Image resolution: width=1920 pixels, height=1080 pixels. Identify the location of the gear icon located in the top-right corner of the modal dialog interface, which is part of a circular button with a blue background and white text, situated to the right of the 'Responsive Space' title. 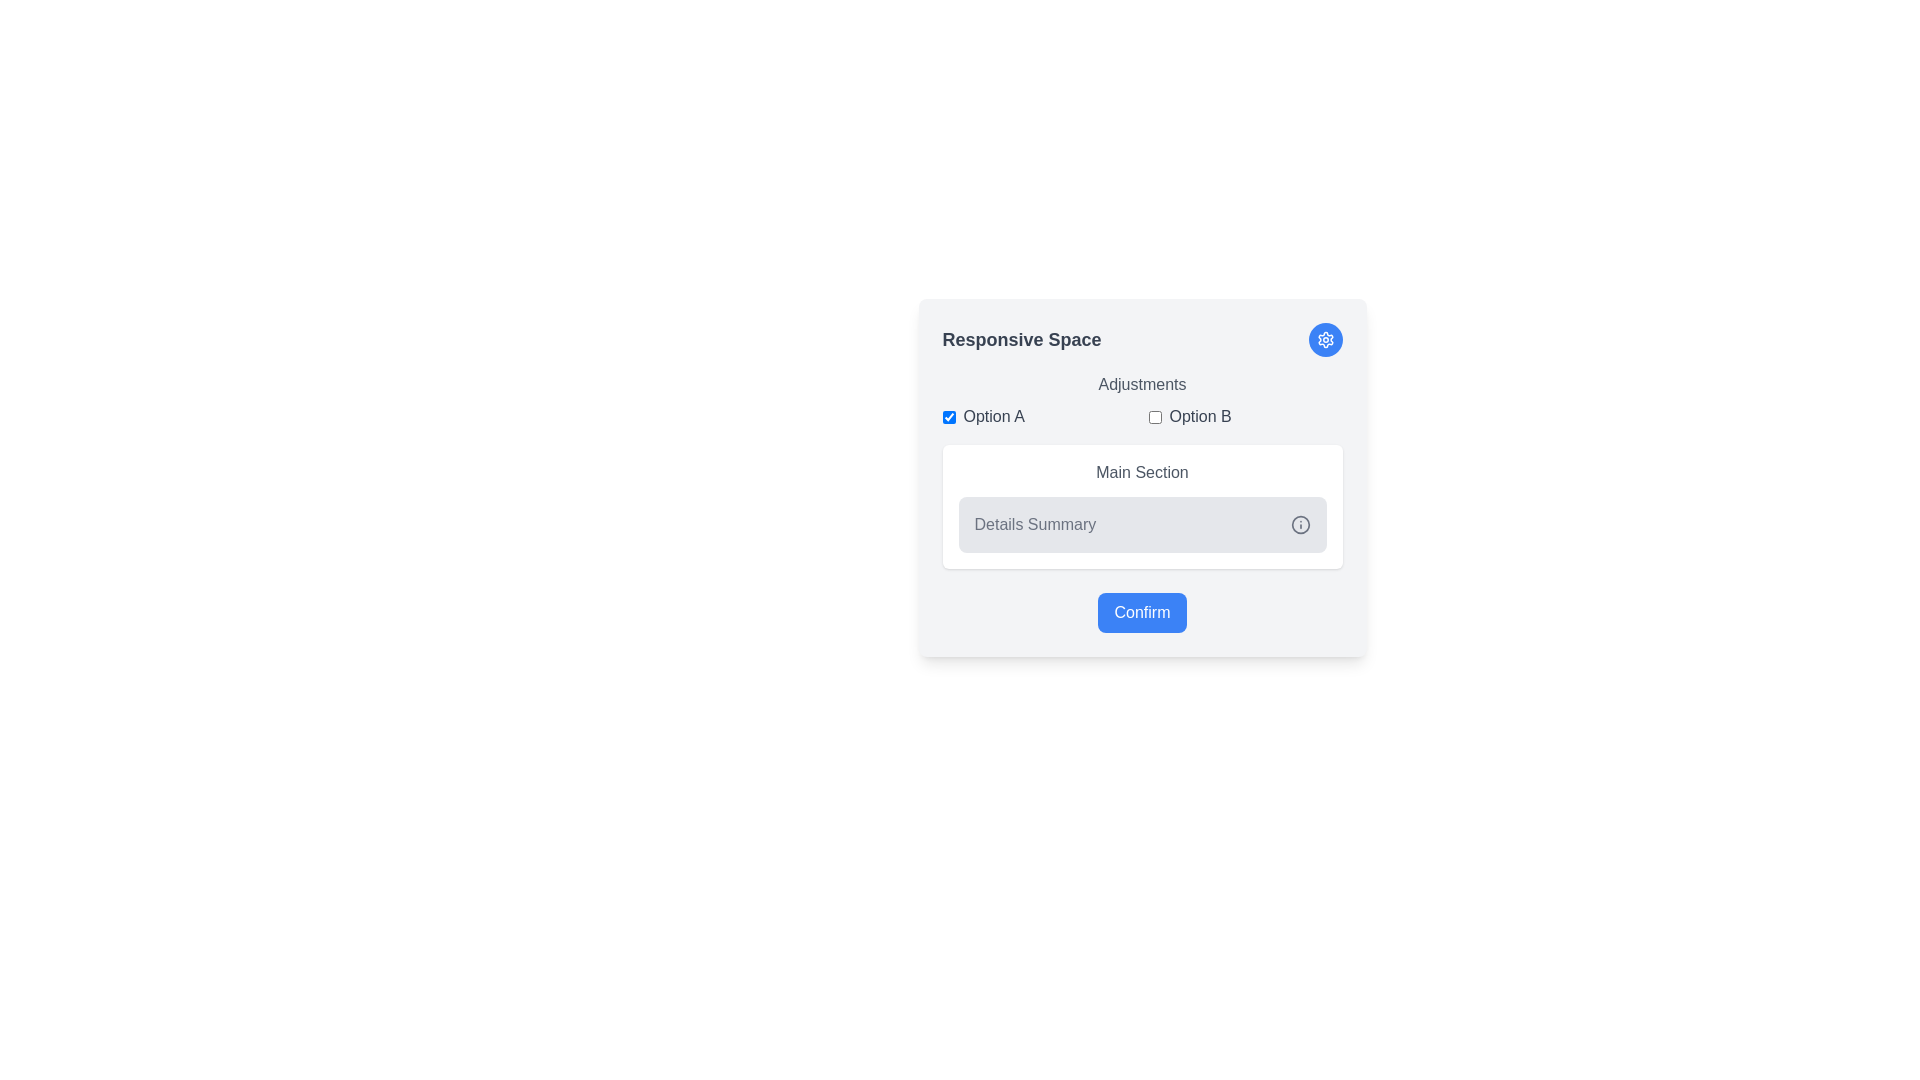
(1325, 338).